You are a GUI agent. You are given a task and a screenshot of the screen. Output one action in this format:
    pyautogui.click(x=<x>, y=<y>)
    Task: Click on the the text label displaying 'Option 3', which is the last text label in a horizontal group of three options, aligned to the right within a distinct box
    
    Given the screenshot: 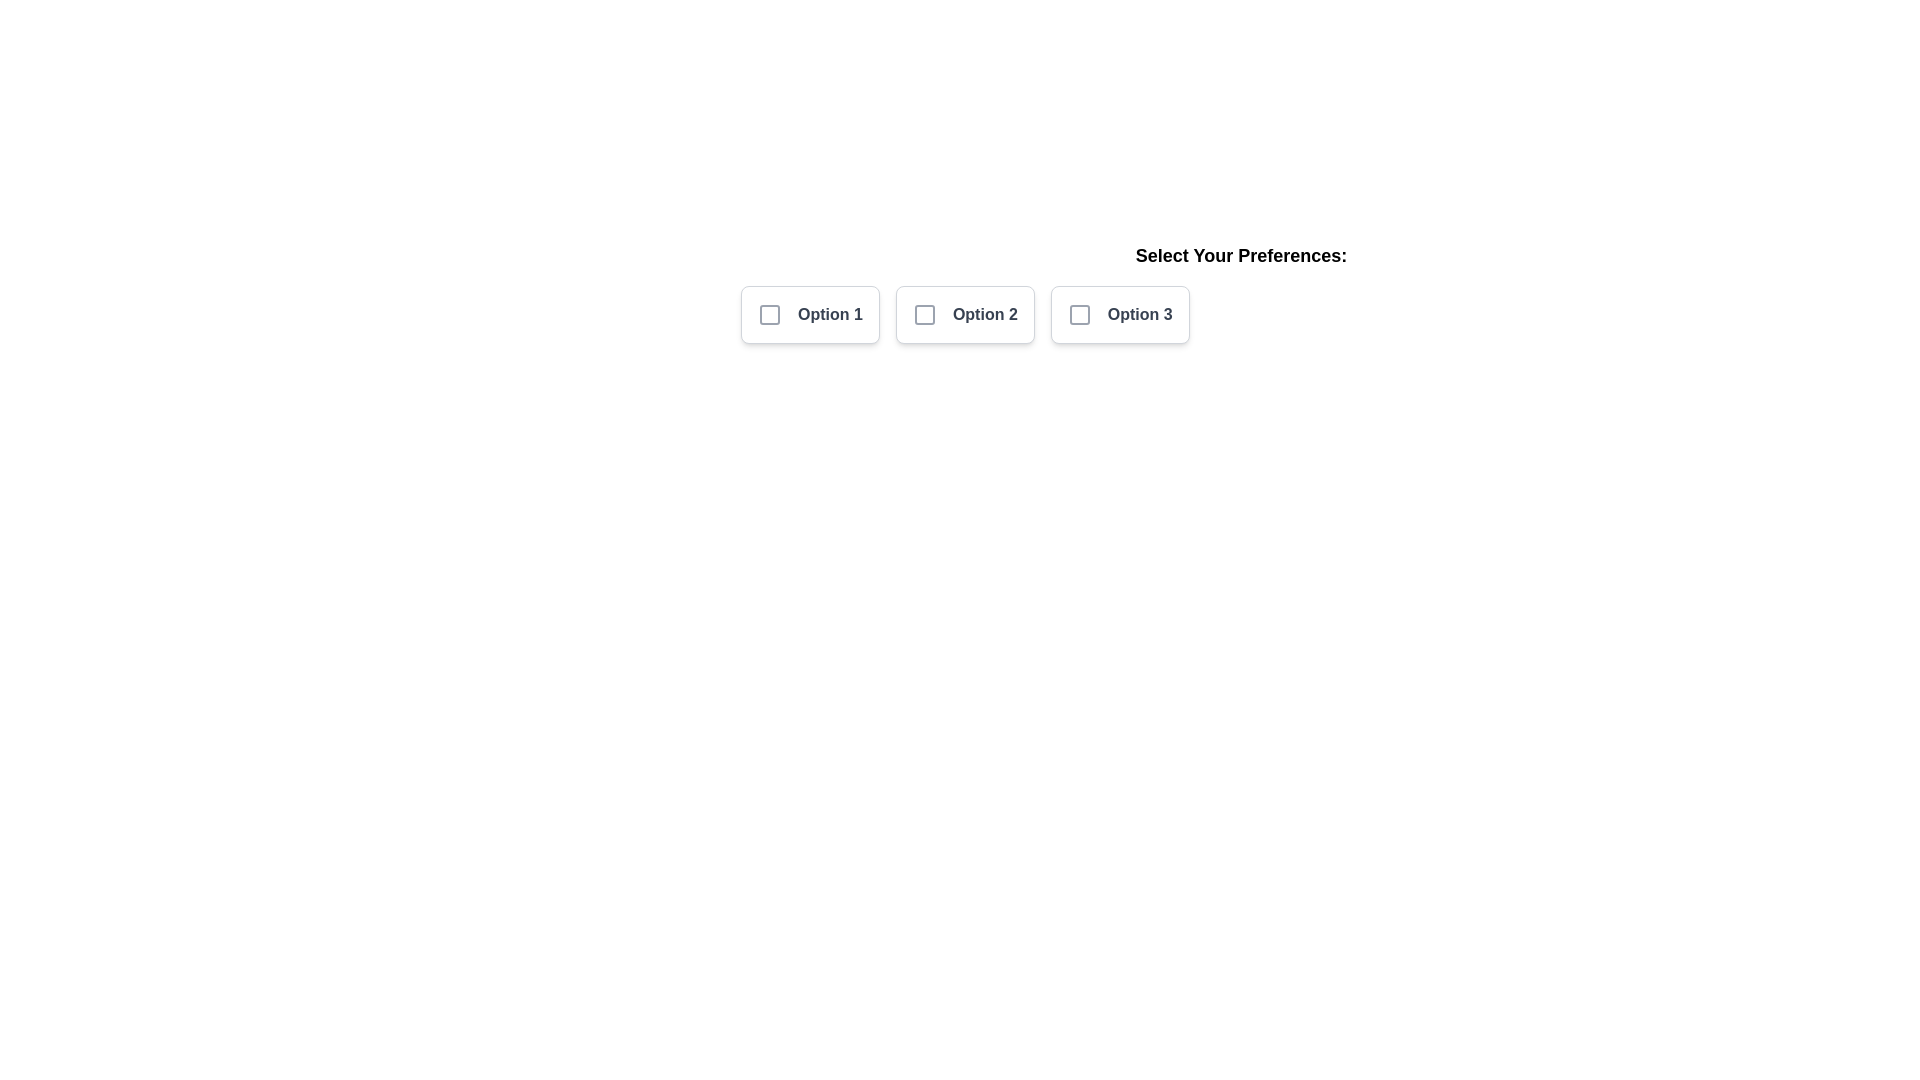 What is the action you would take?
    pyautogui.click(x=1140, y=315)
    